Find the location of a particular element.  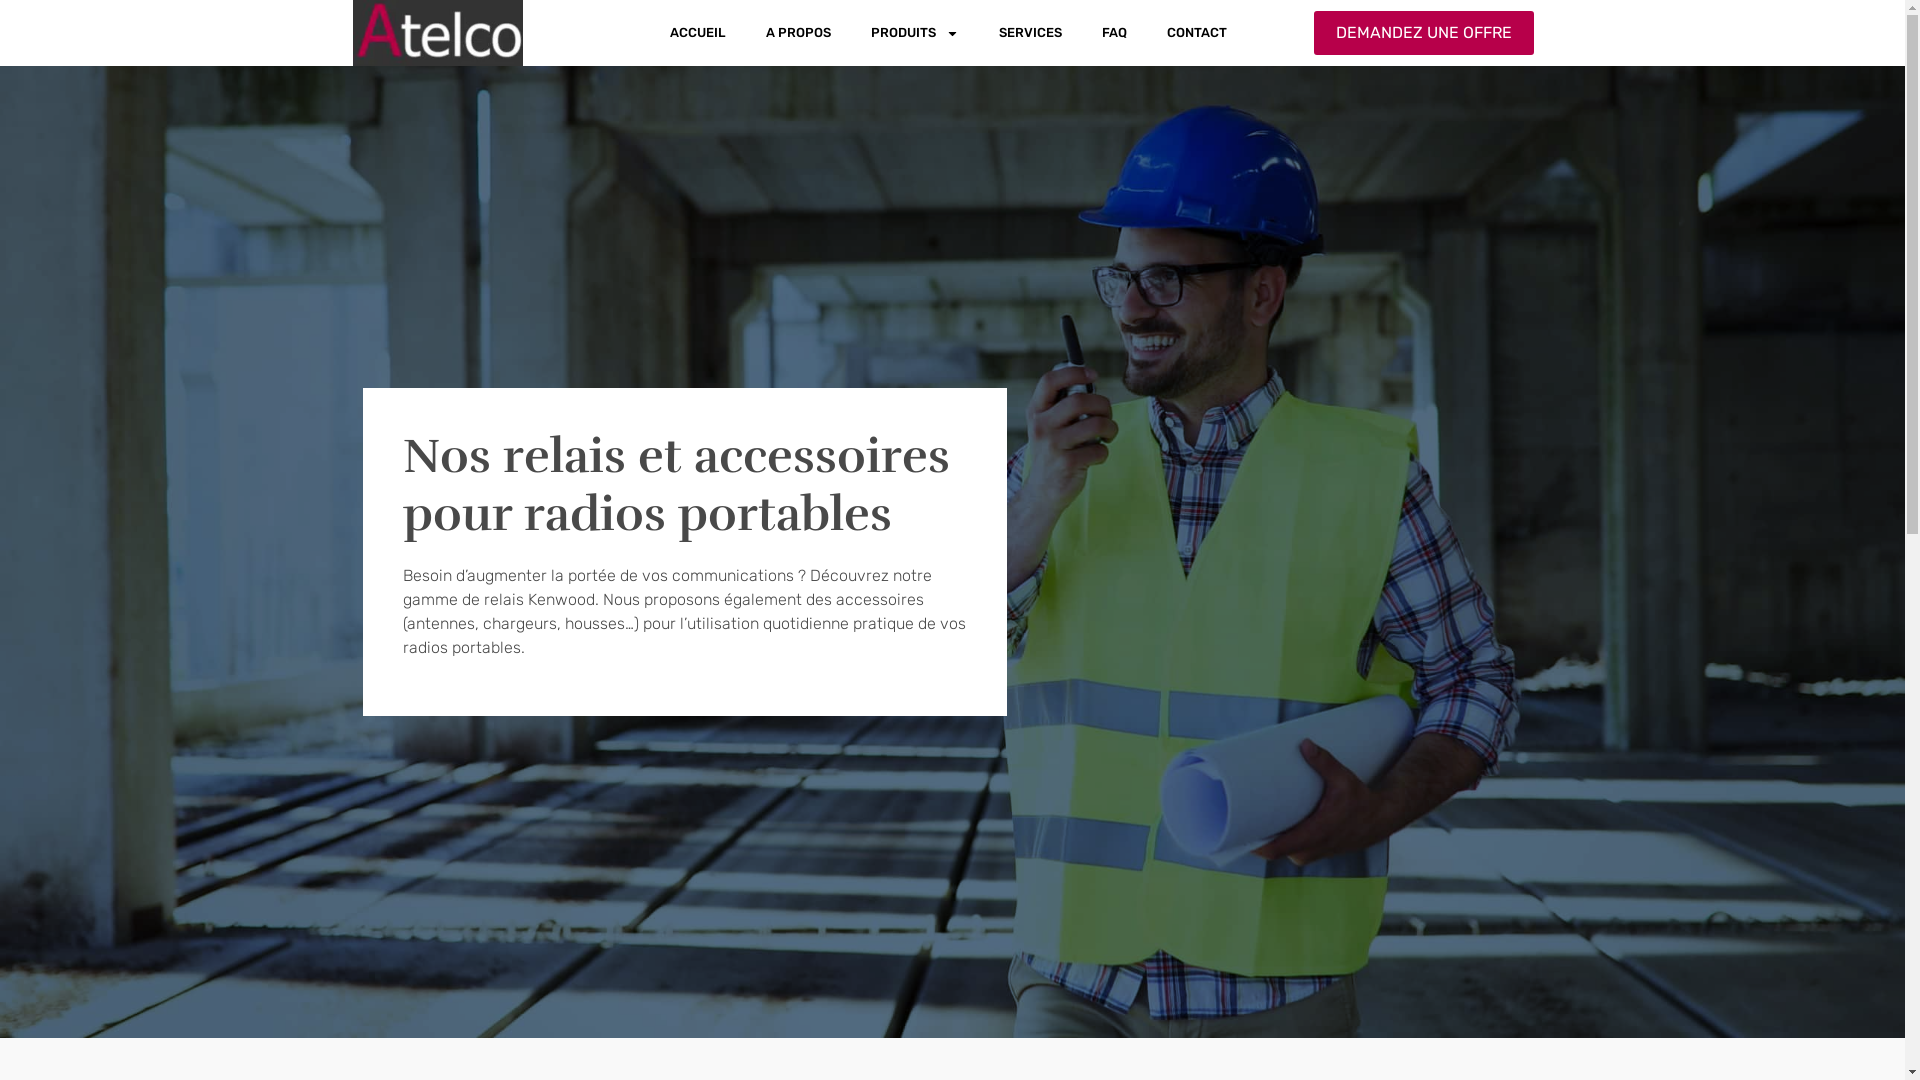

'A PROPOS' is located at coordinates (797, 33).